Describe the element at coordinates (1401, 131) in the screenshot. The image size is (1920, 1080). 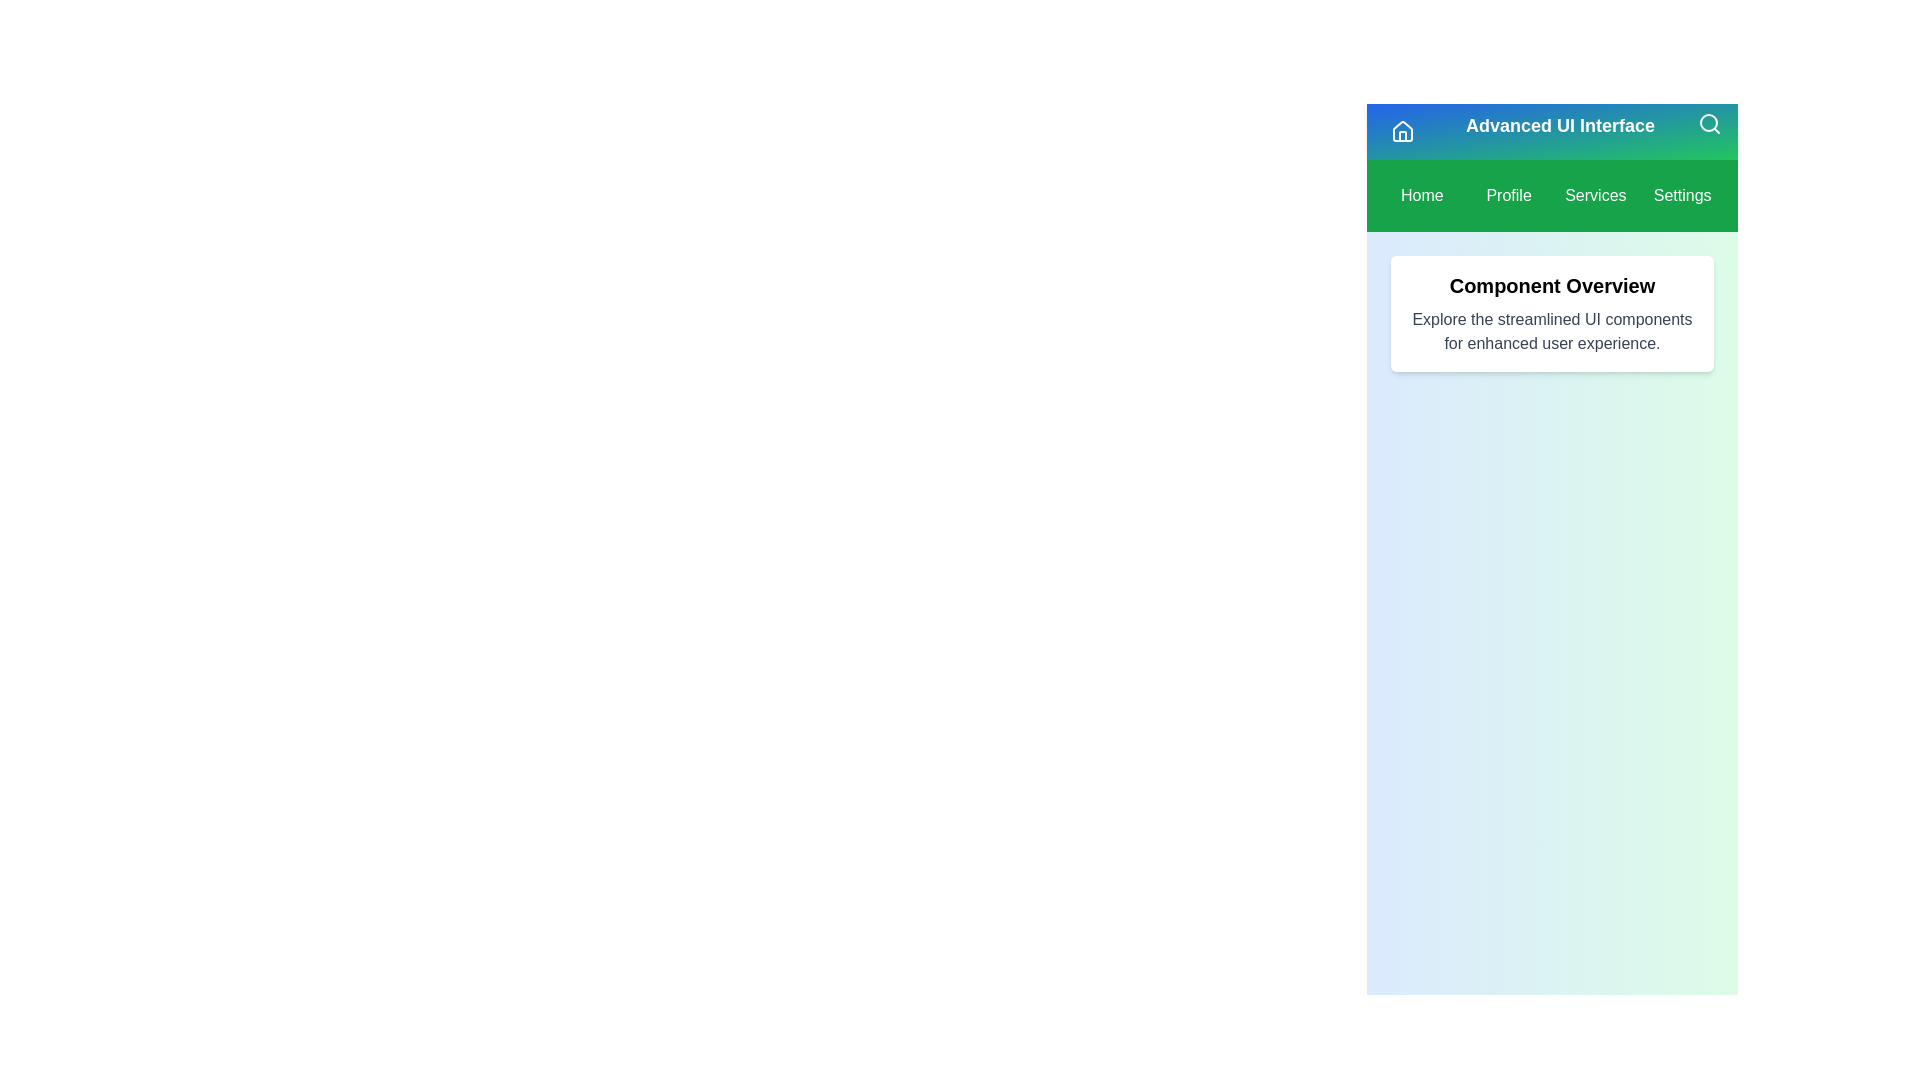
I see `the menu button to toggle the menu visibility` at that location.